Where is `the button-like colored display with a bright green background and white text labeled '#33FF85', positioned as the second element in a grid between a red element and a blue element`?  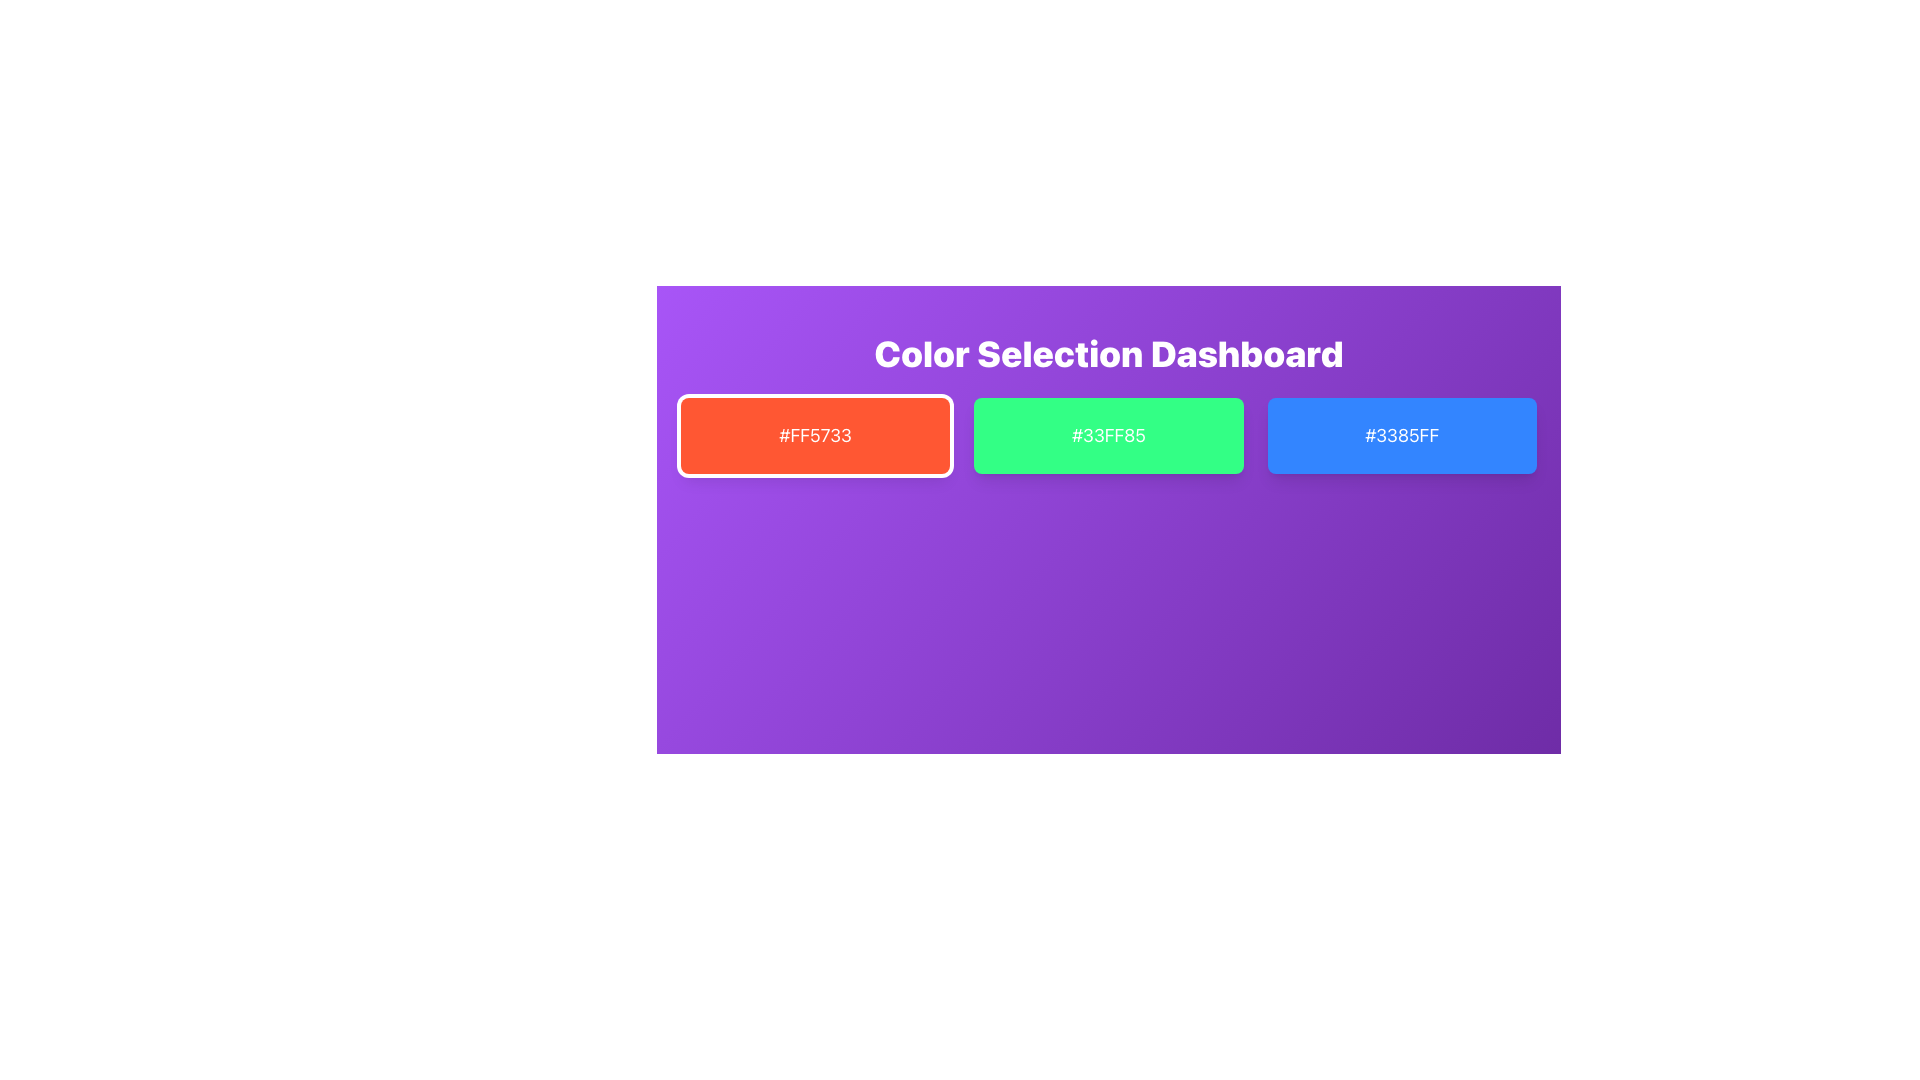 the button-like colored display with a bright green background and white text labeled '#33FF85', positioned as the second element in a grid between a red element and a blue element is located at coordinates (1107, 434).